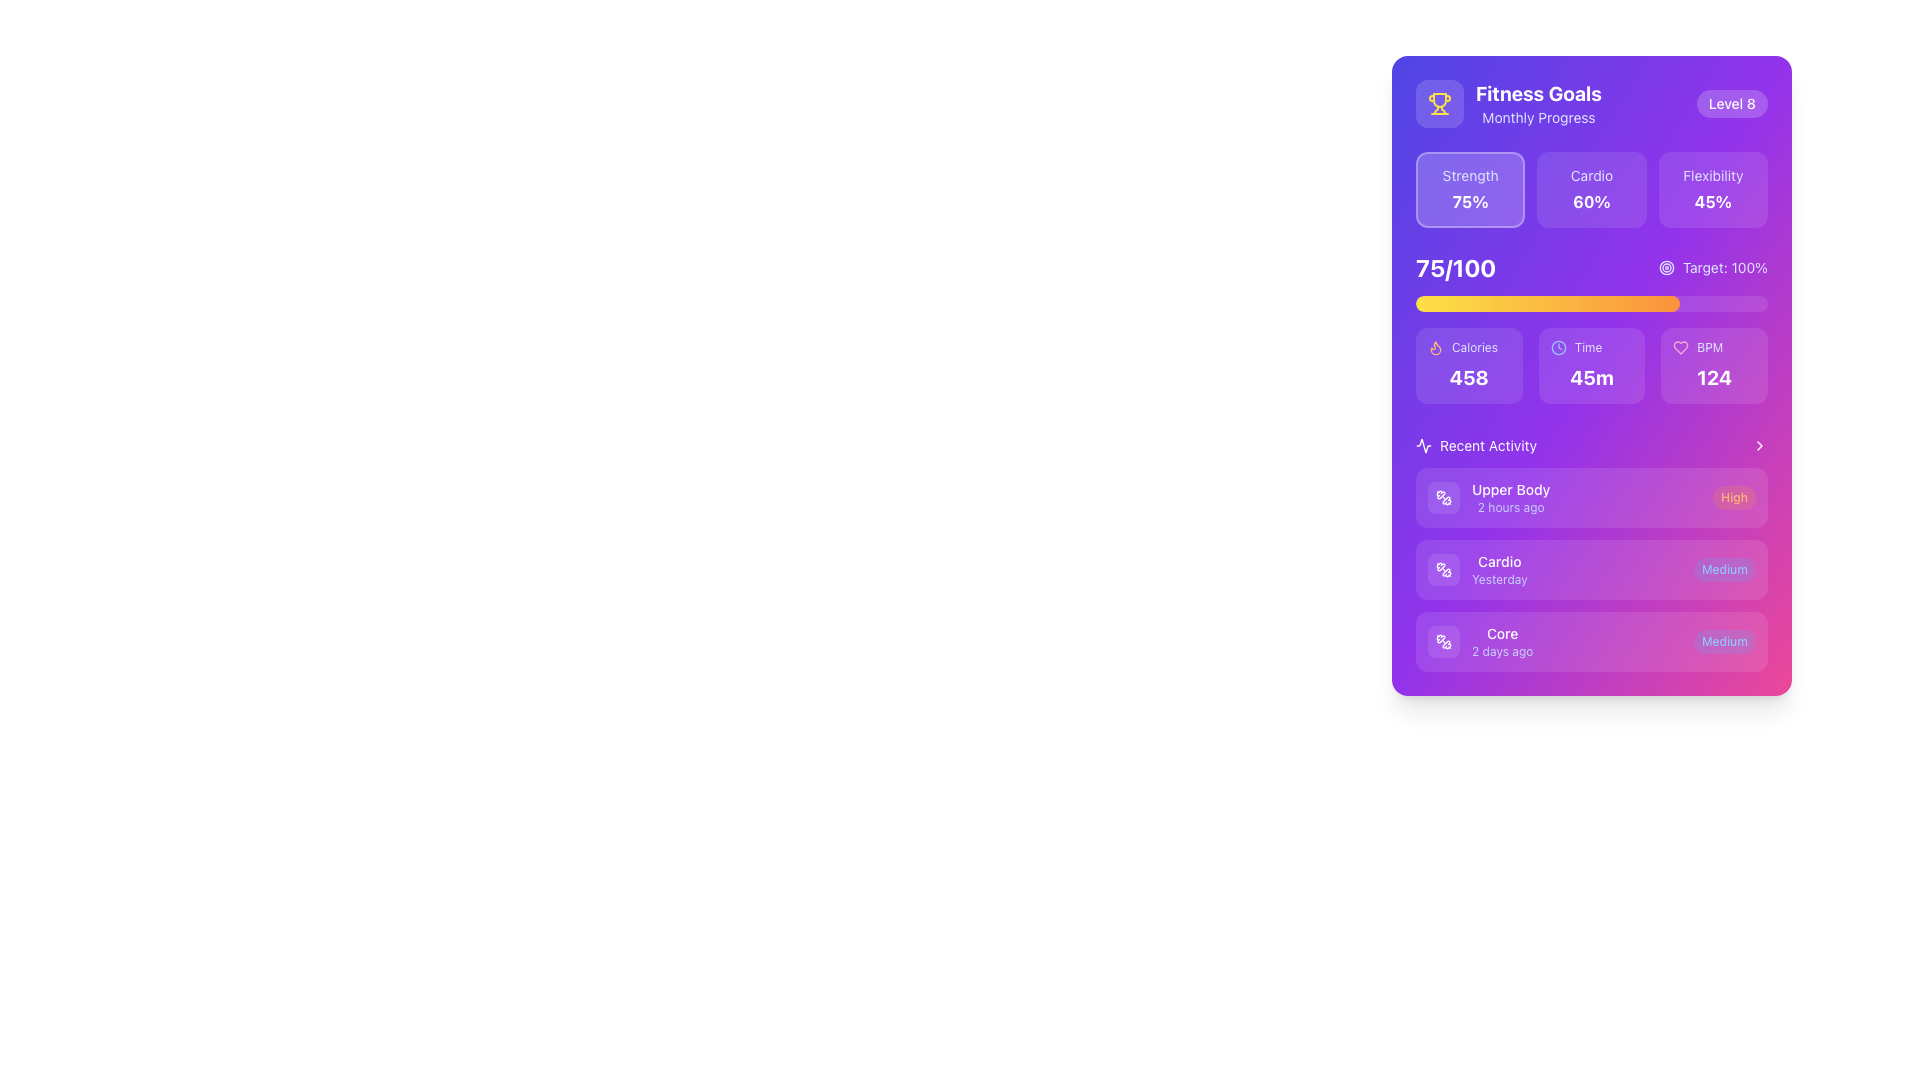 The height and width of the screenshot is (1080, 1920). Describe the element at coordinates (1591, 175) in the screenshot. I see `the 'Cardio' label, which is styled in a soft indigo shade and located within a rectangular section labeled '60%', positioned at the upper part of a rounded rectangular card` at that location.